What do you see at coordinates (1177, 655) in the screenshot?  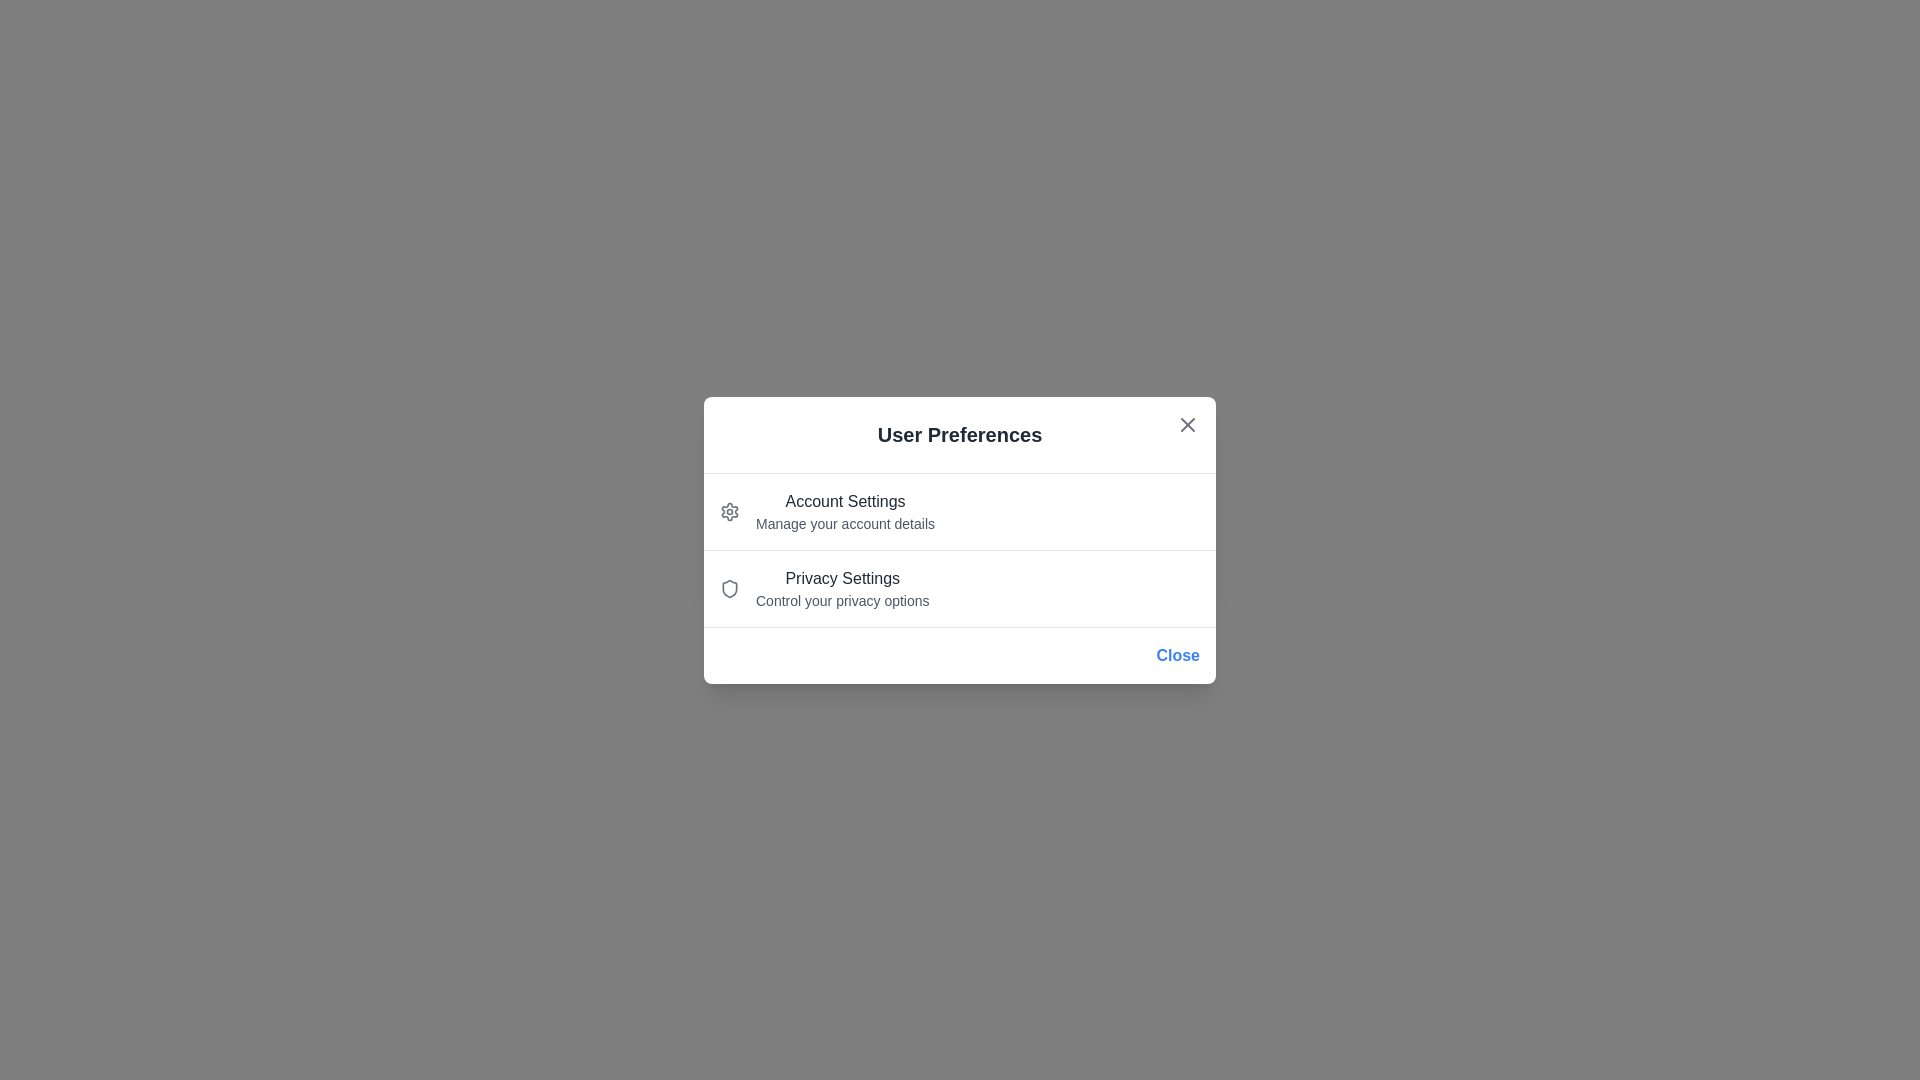 I see `the 'Close' button to close the dialog` at bounding box center [1177, 655].